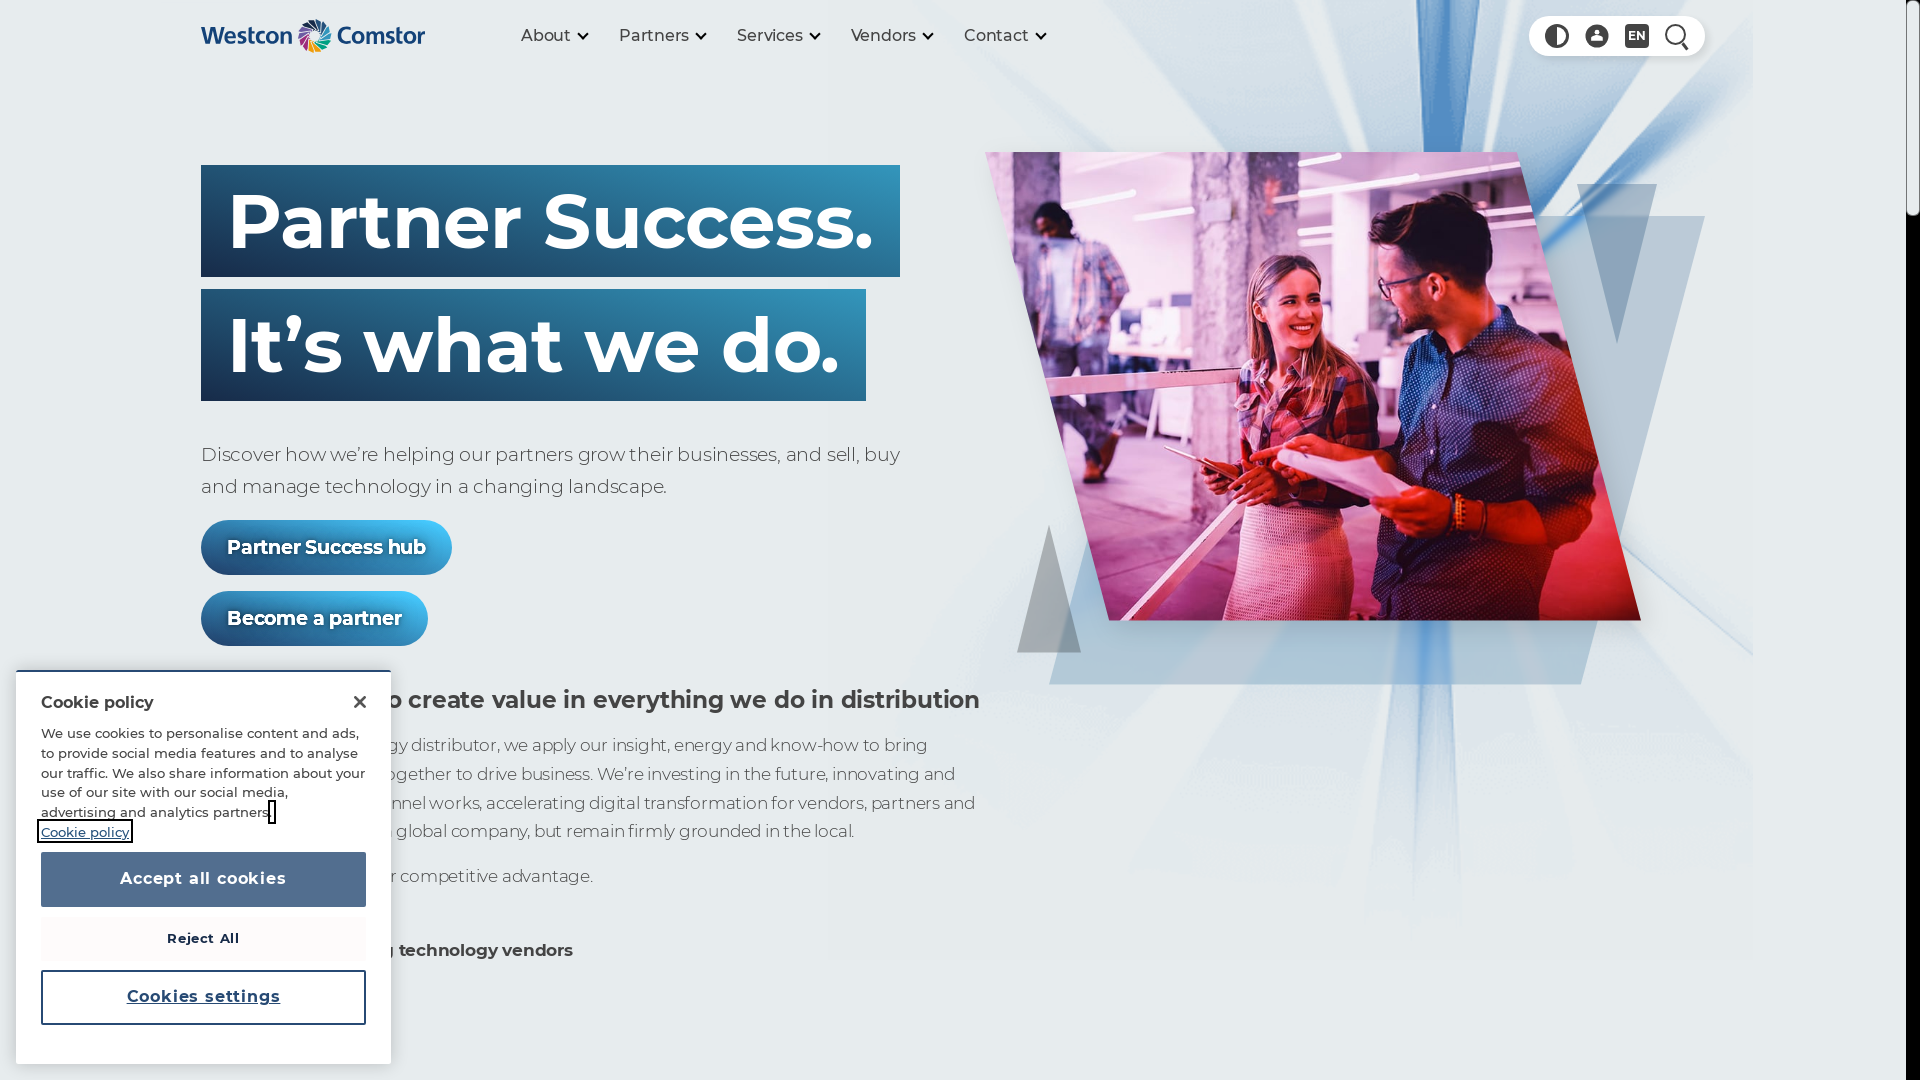  I want to click on 'Cookies settings', so click(203, 996).